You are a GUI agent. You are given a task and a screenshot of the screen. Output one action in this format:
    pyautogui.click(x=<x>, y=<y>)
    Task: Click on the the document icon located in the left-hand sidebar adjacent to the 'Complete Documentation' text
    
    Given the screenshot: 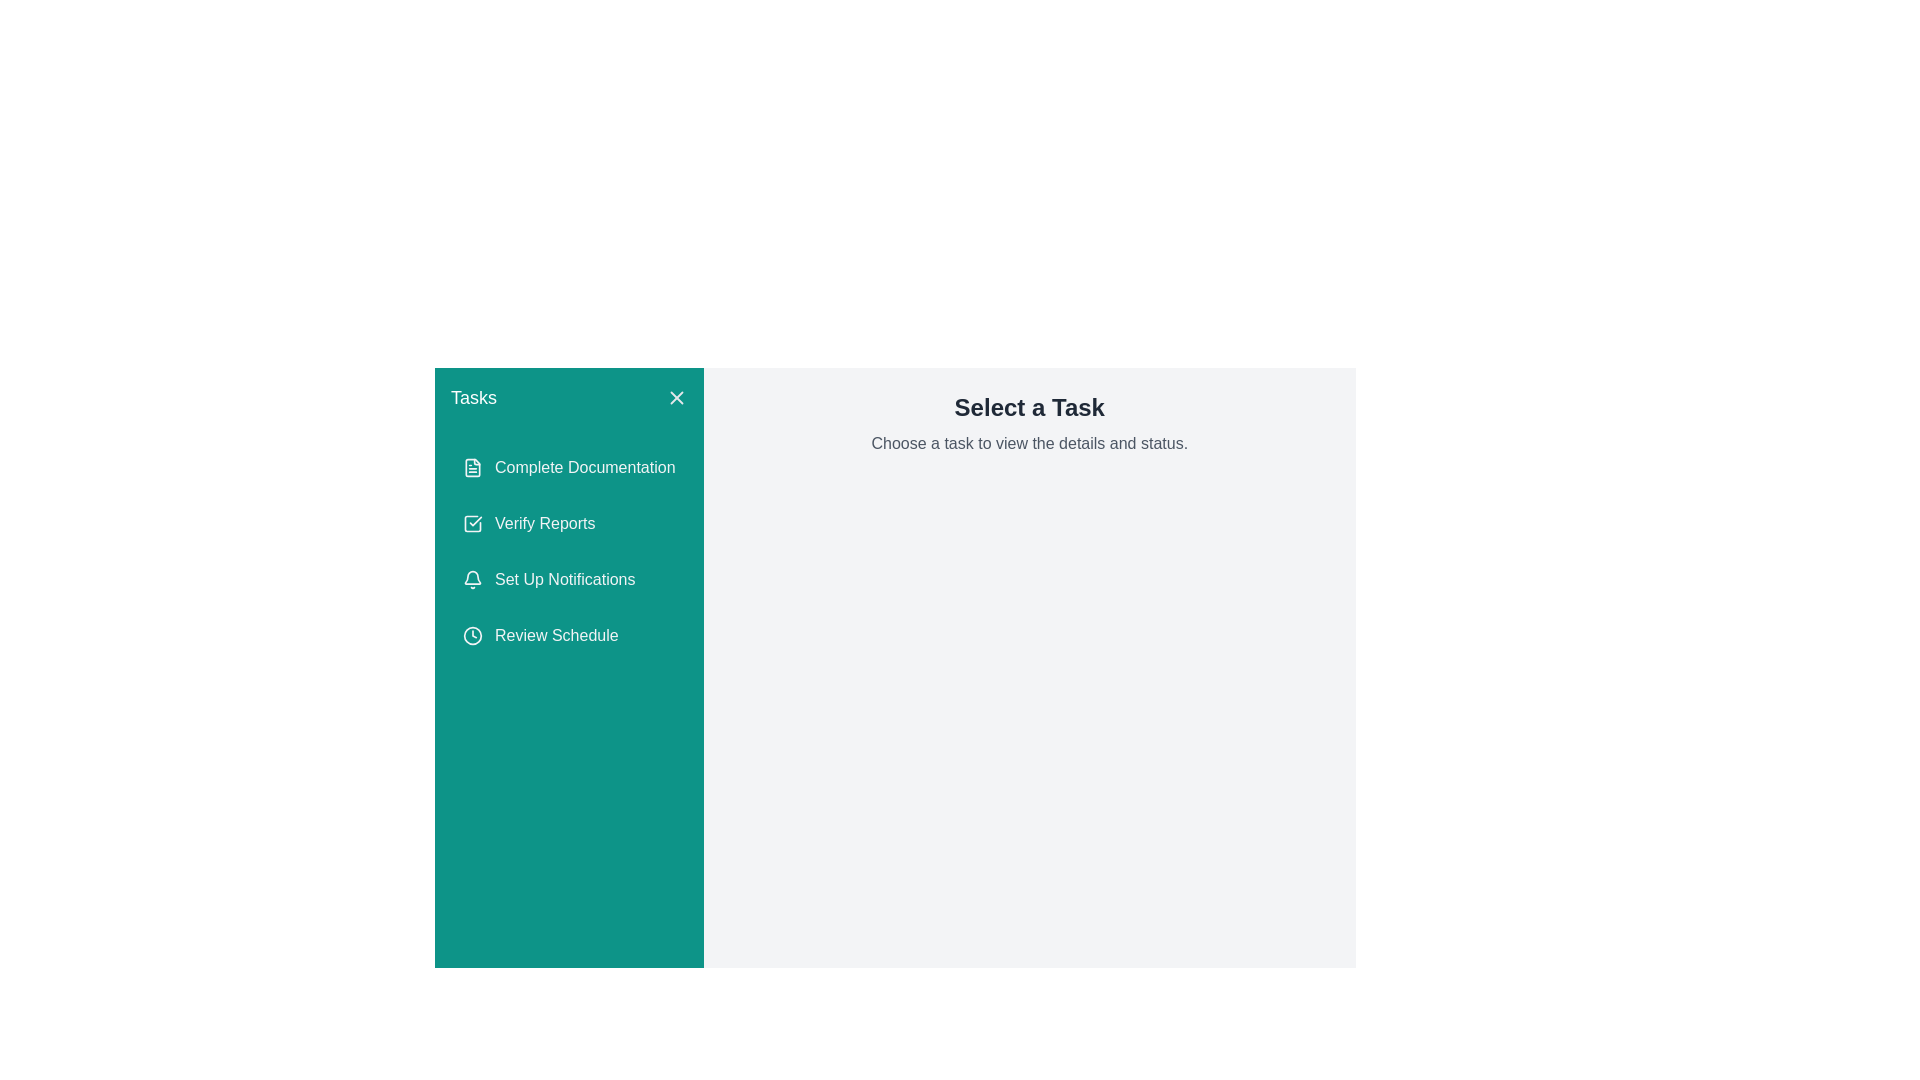 What is the action you would take?
    pyautogui.click(x=472, y=467)
    